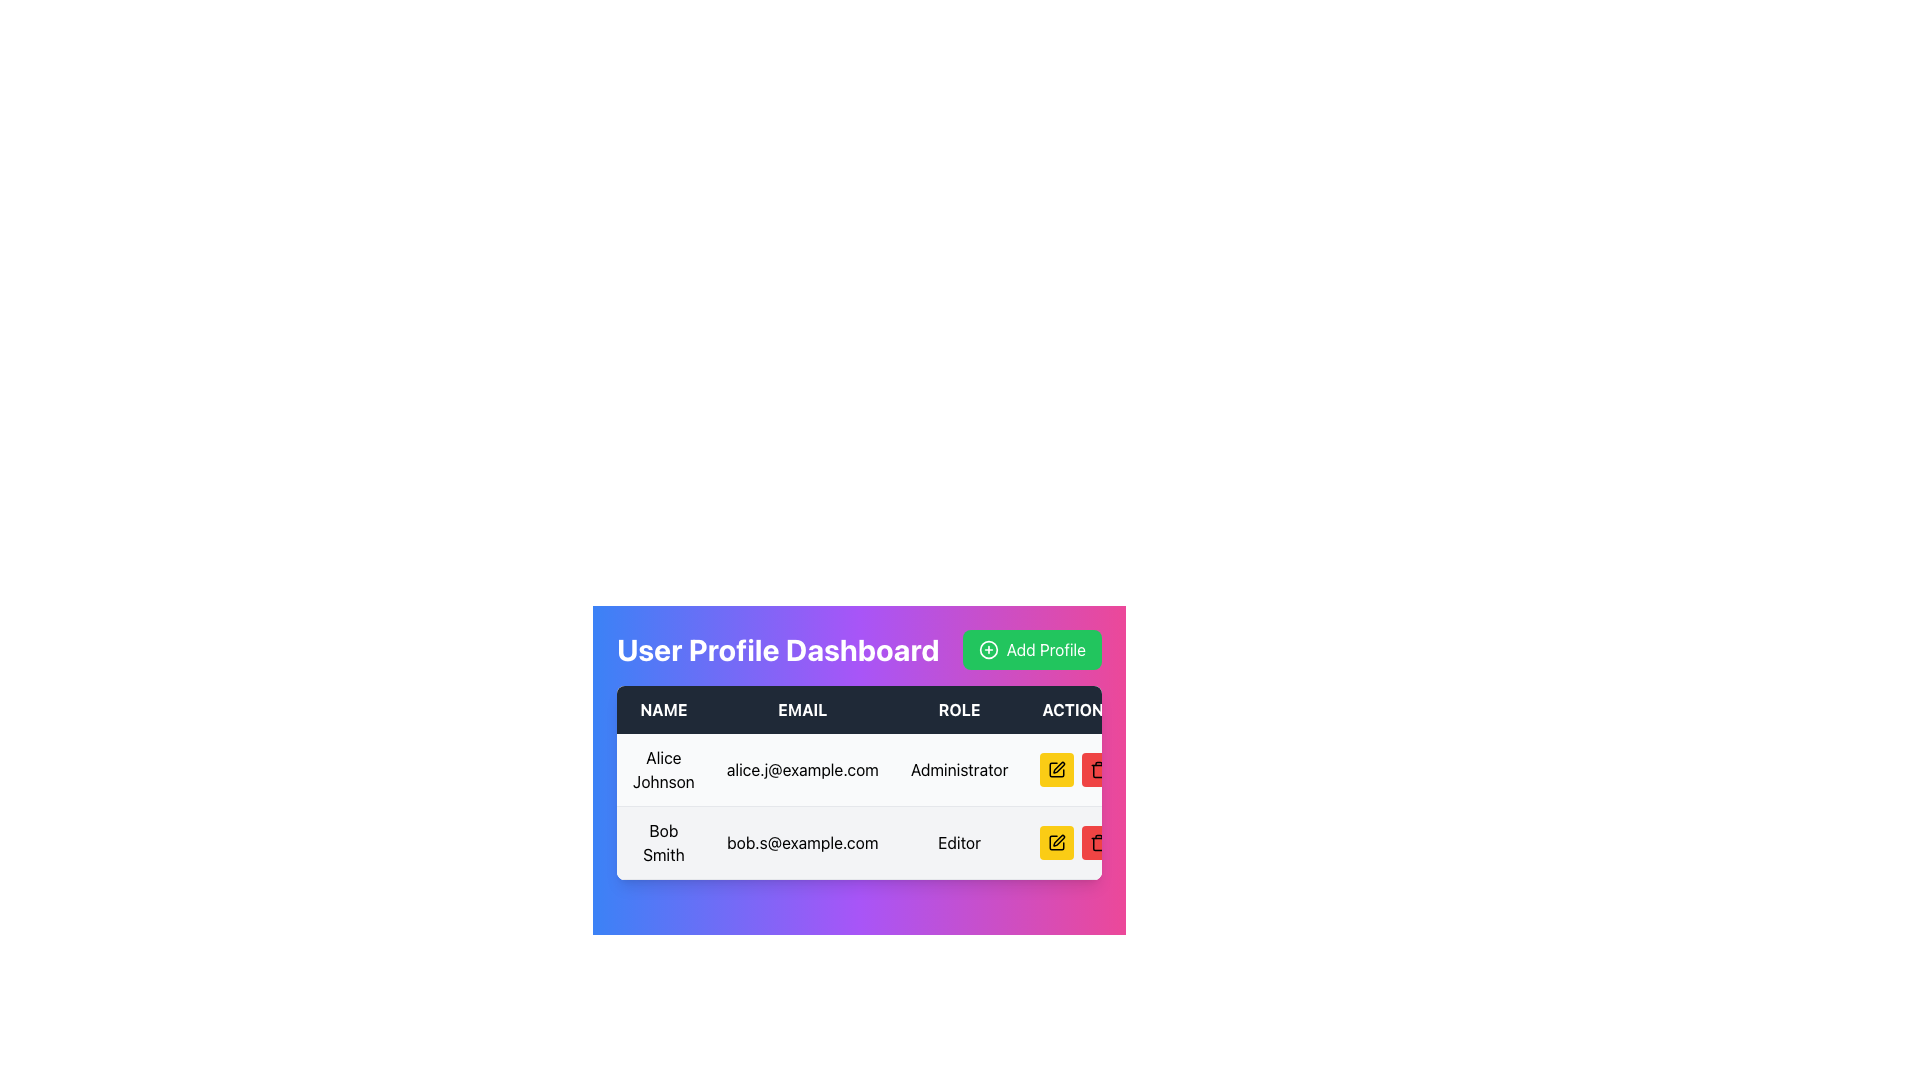  I want to click on the email address field displaying the email associated with 'Bob Smith' in the user profile table, located in the second row under the 'EMAIL' column, so click(802, 843).